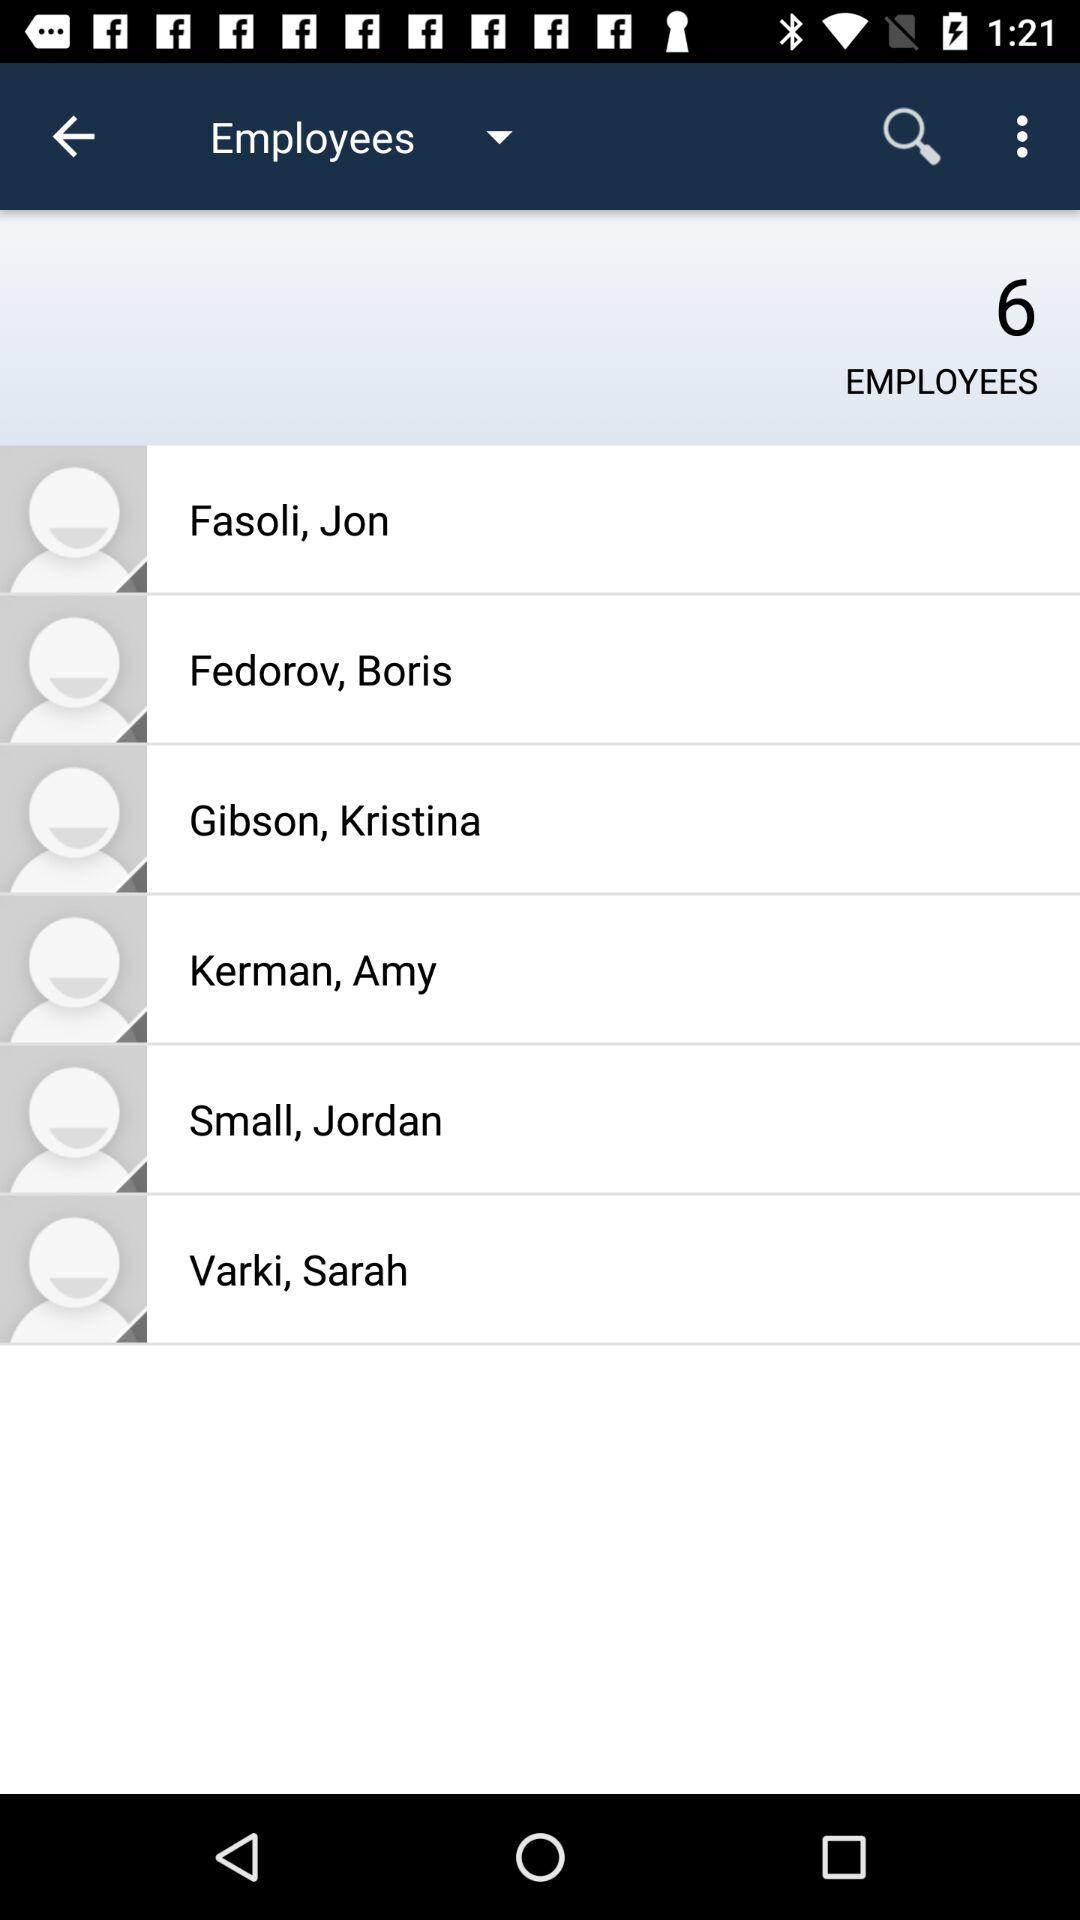 The image size is (1080, 1920). I want to click on gibson kristina, so click(72, 819).